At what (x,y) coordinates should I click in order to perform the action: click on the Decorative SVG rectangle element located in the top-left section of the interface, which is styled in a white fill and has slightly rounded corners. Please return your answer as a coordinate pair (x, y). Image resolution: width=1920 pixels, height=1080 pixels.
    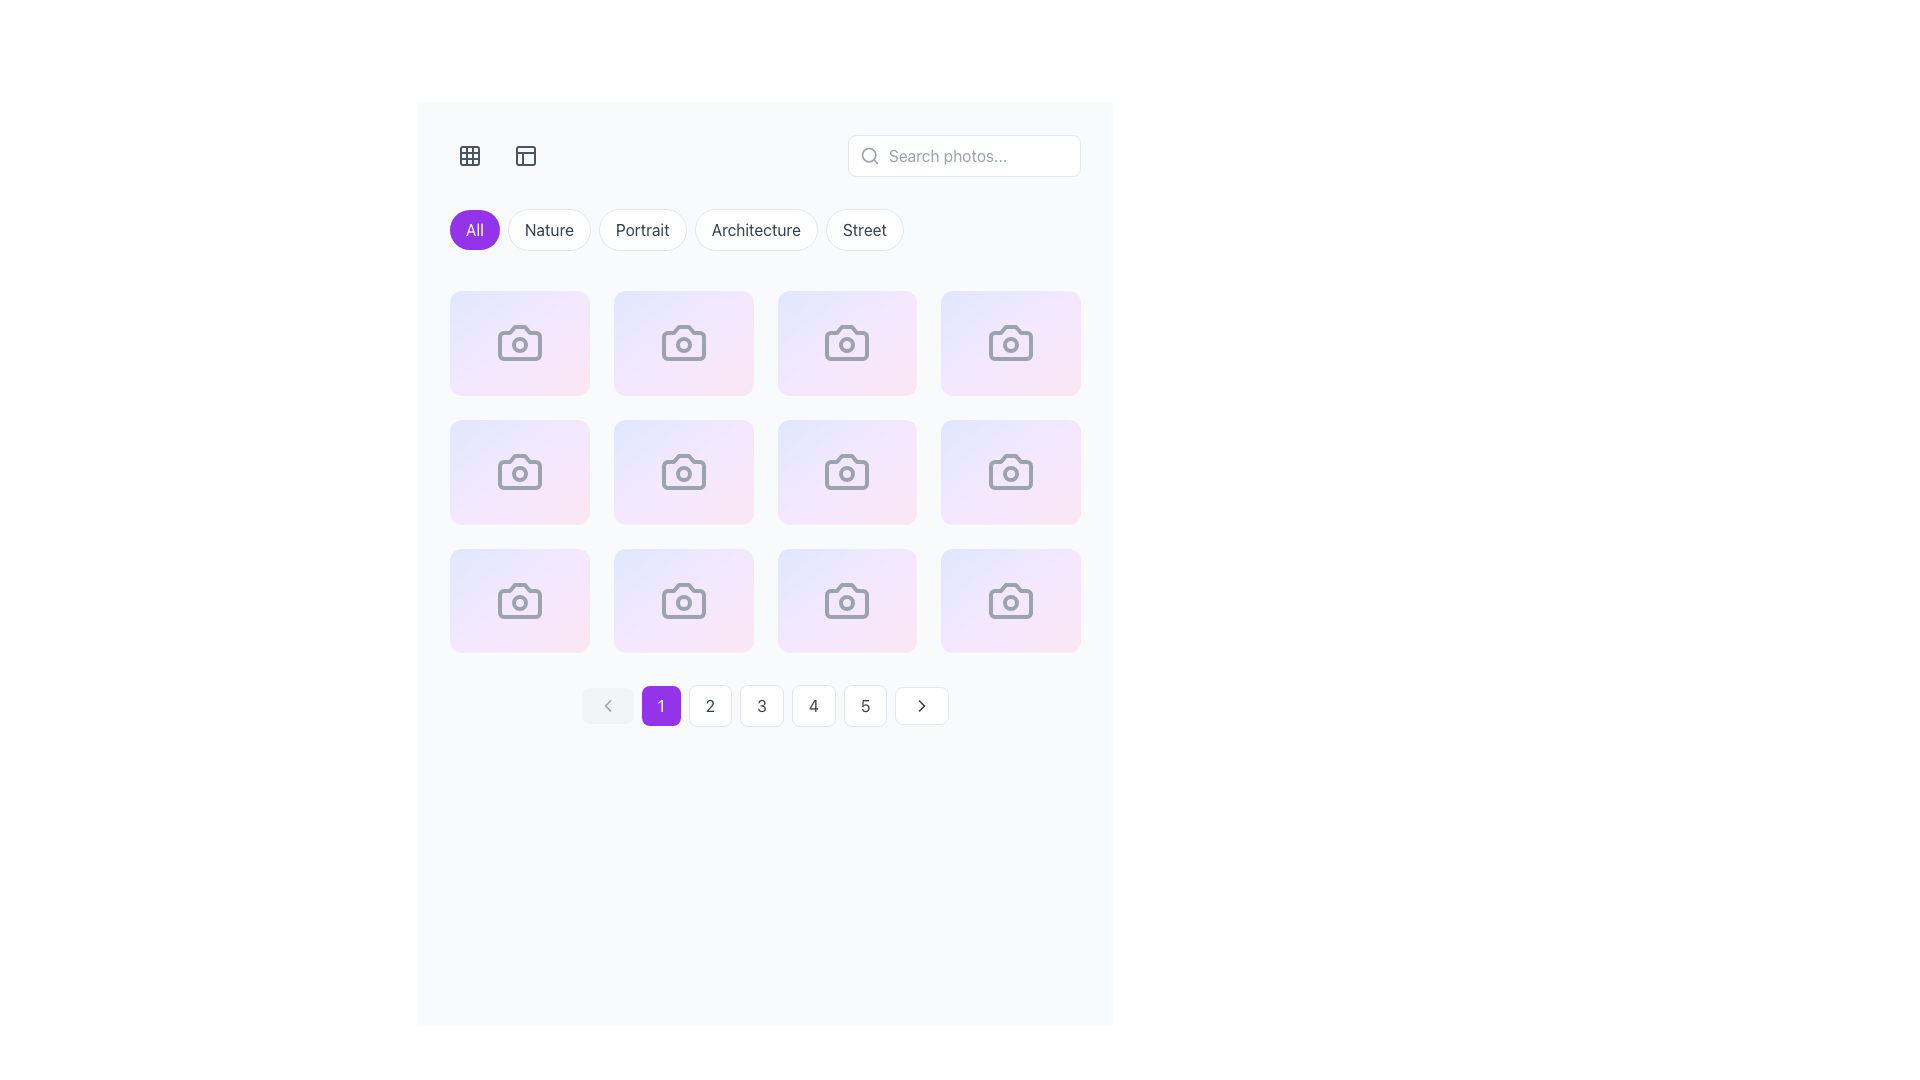
    Looking at the image, I should click on (526, 154).